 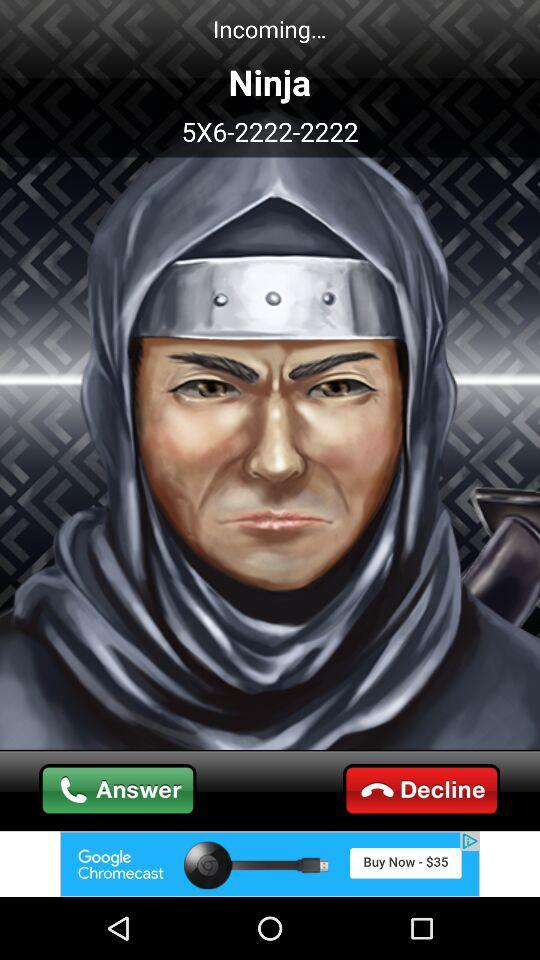 What do you see at coordinates (118, 790) in the screenshot?
I see `answer` at bounding box center [118, 790].